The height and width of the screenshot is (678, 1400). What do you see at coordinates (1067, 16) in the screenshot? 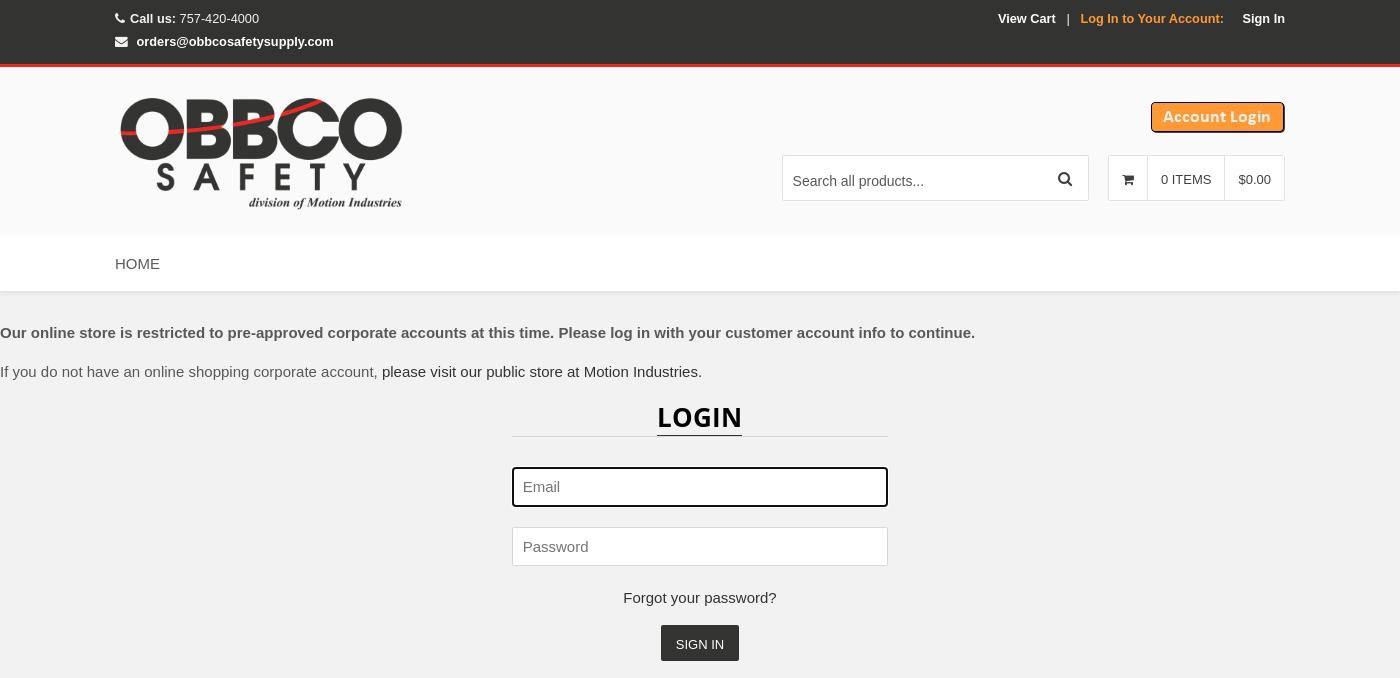
I see `'|'` at bounding box center [1067, 16].